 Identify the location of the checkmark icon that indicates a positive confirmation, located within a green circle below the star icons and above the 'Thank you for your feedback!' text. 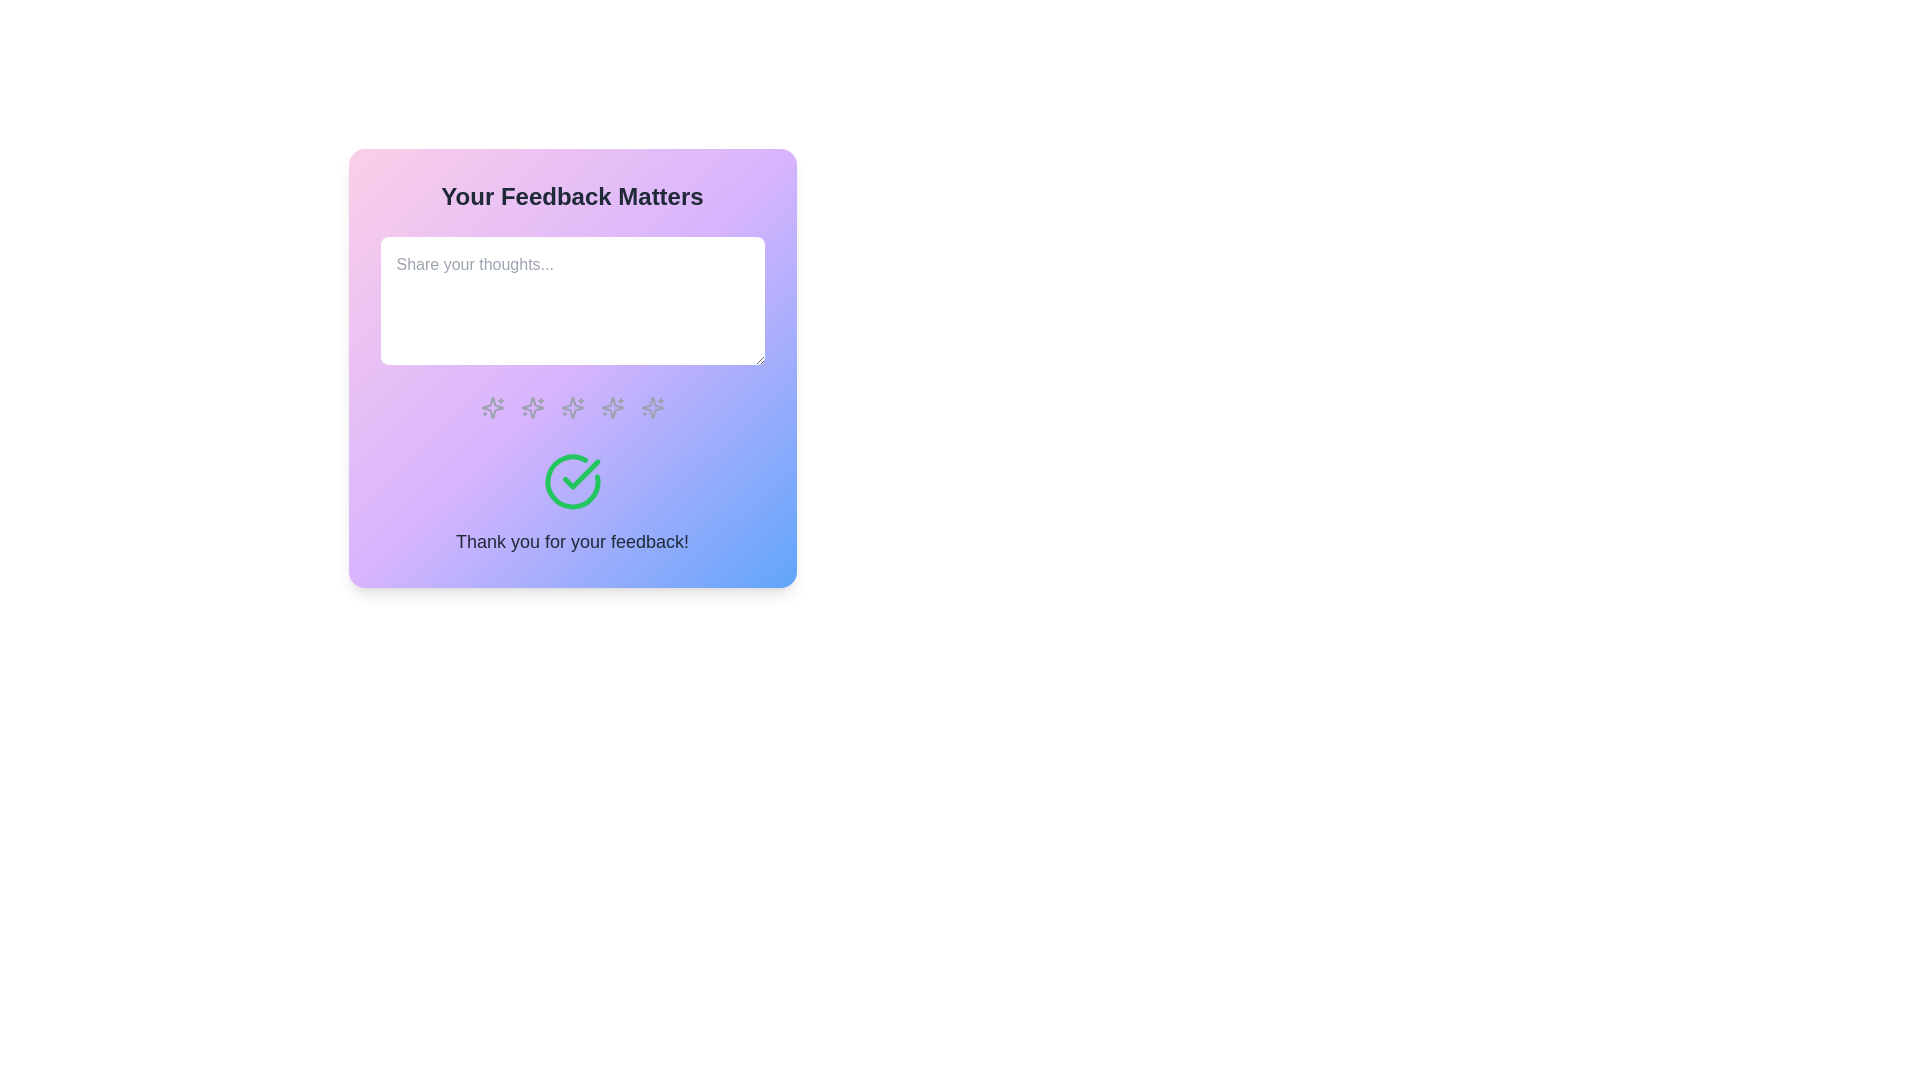
(580, 474).